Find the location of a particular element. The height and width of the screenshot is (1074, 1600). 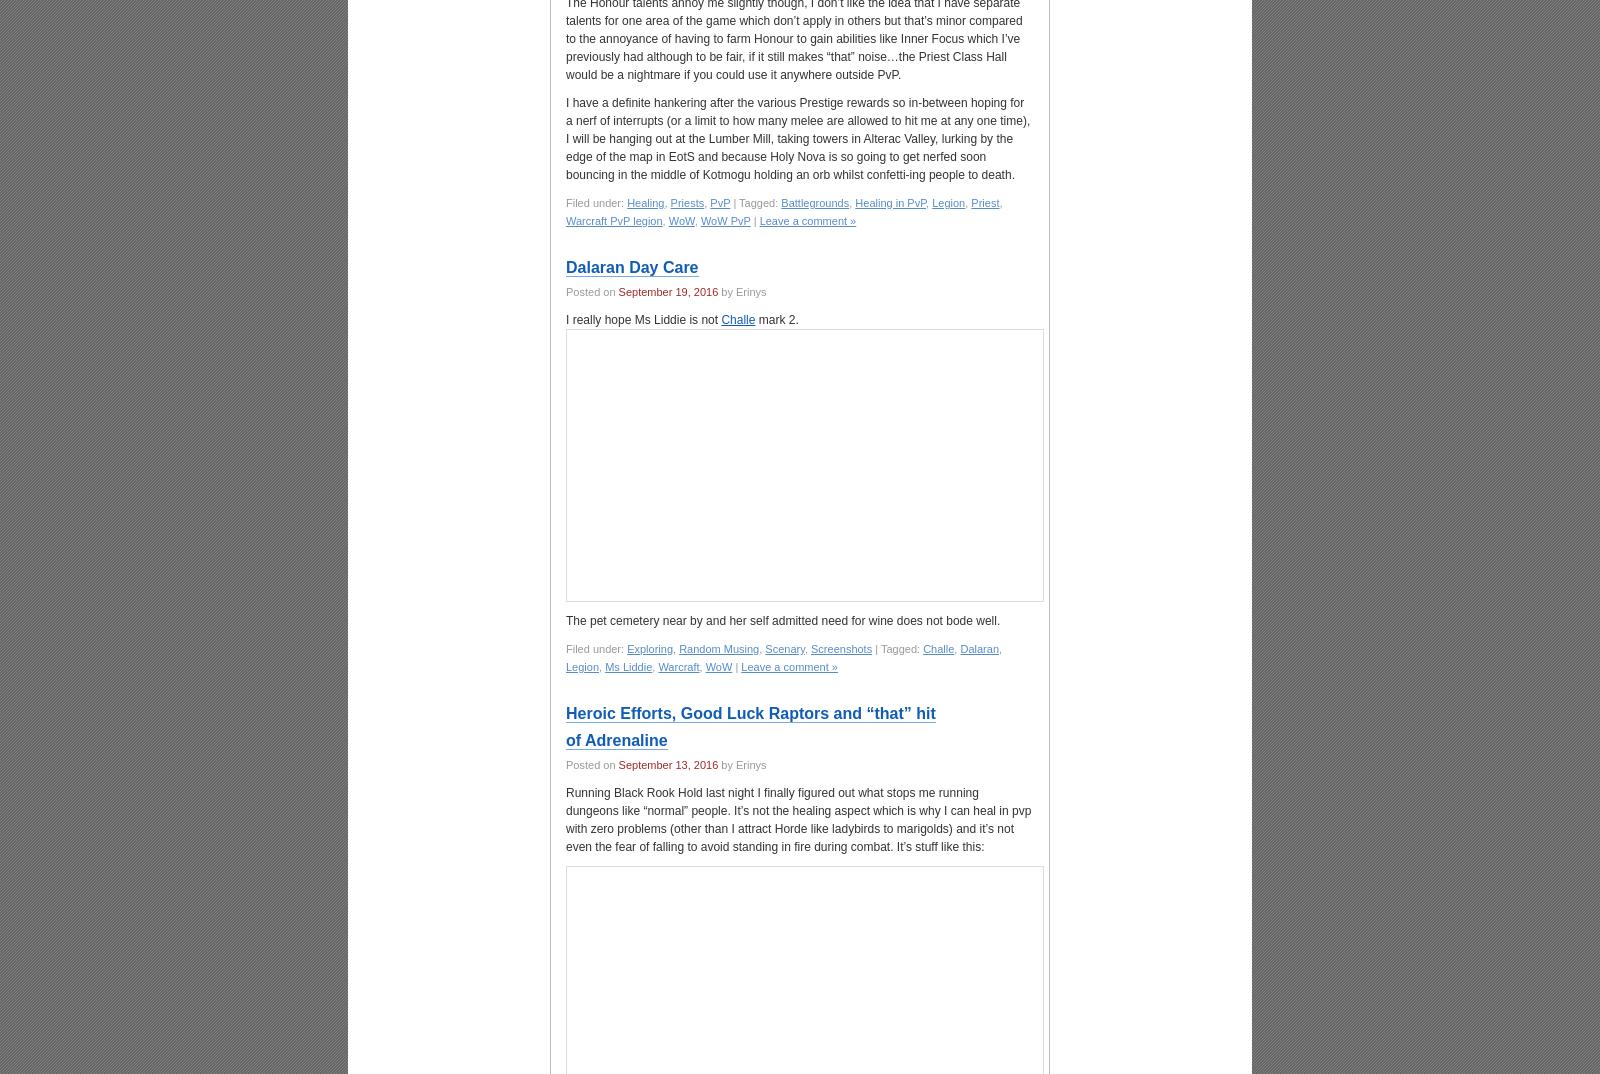

'Healing in PvP' is located at coordinates (889, 202).